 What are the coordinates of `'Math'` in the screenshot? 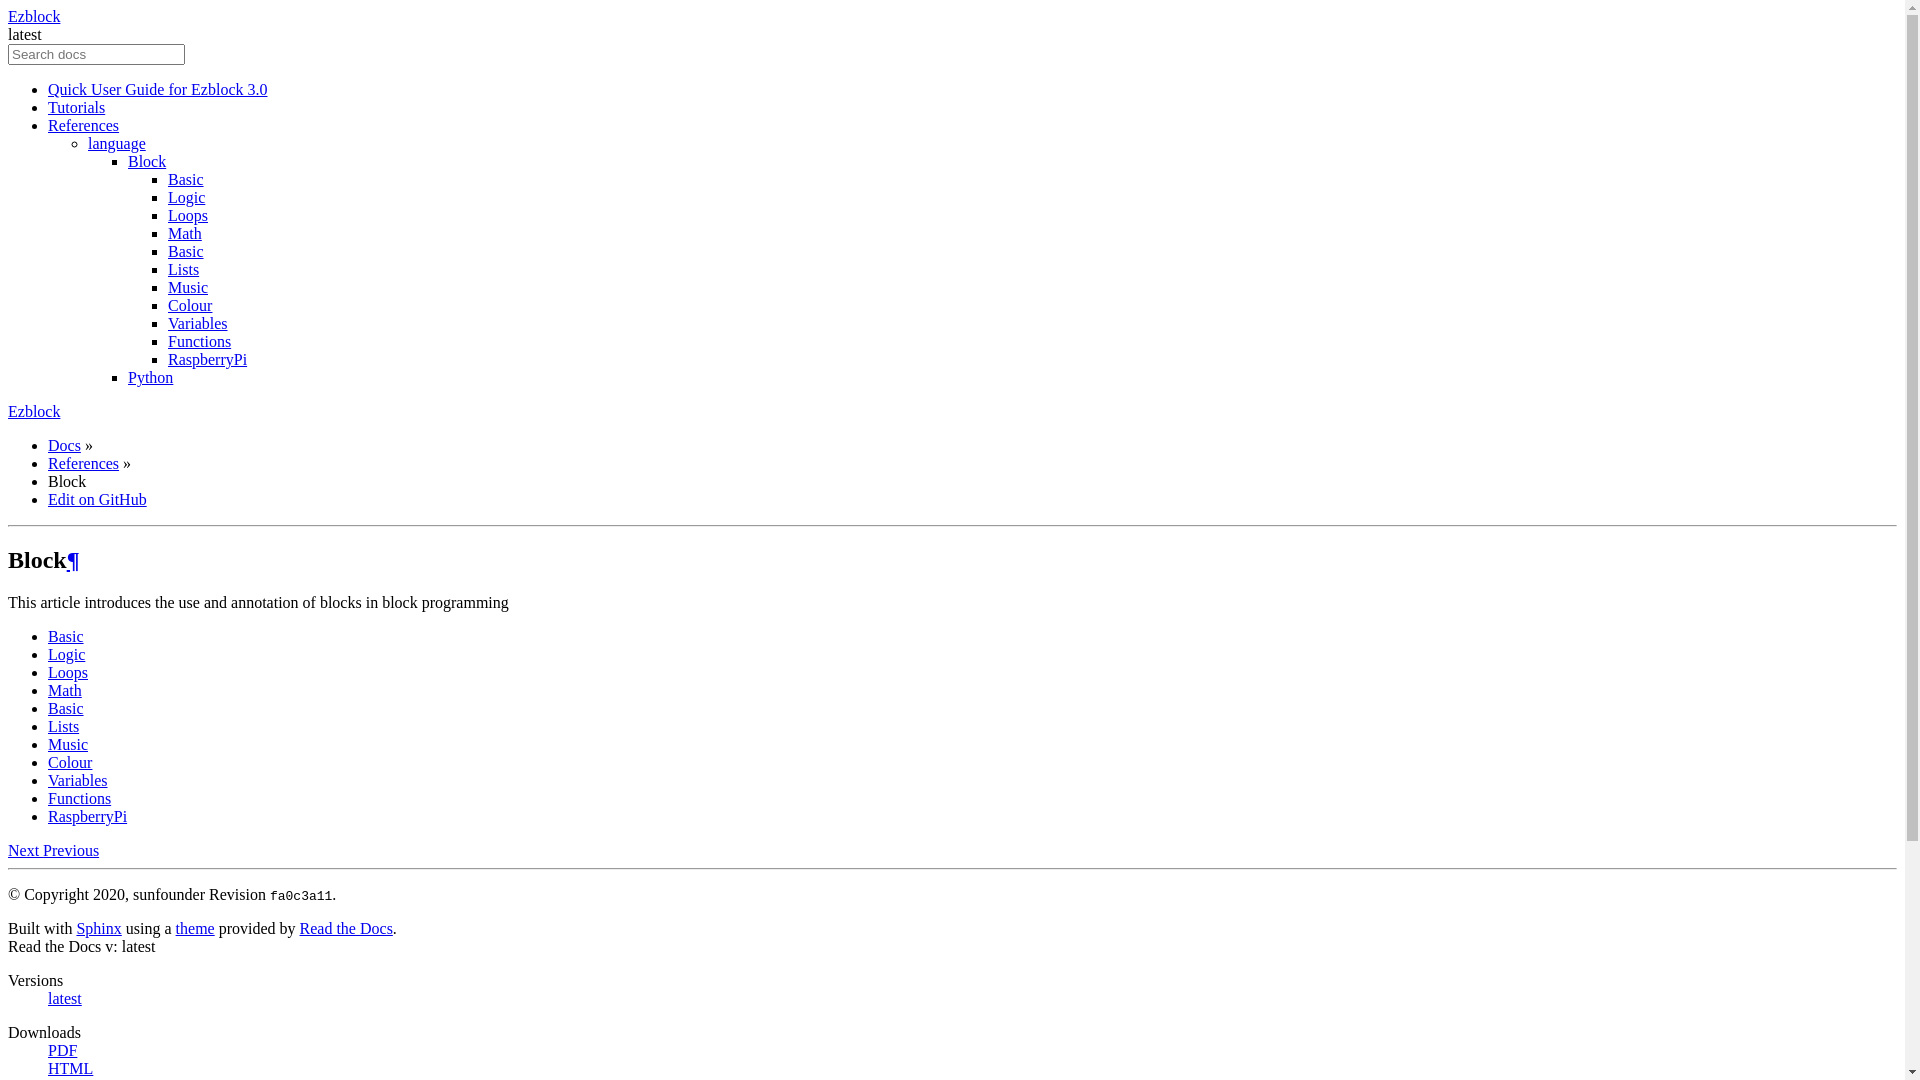 It's located at (185, 232).